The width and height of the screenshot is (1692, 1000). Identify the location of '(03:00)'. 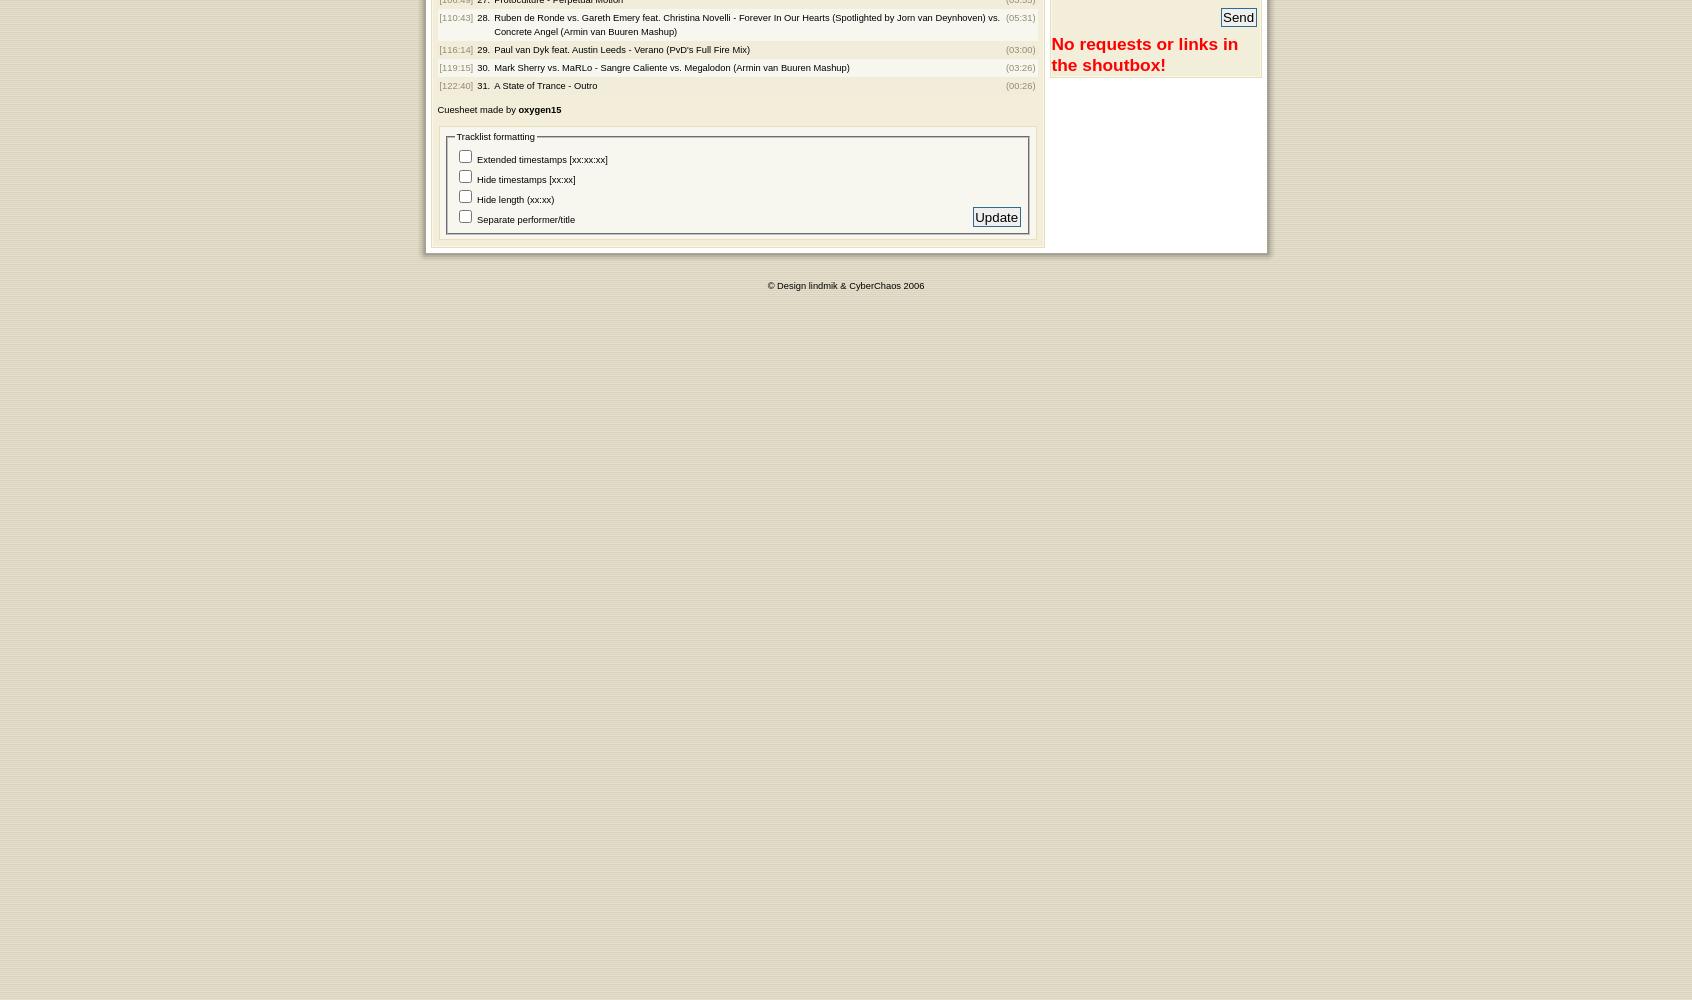
(1004, 50).